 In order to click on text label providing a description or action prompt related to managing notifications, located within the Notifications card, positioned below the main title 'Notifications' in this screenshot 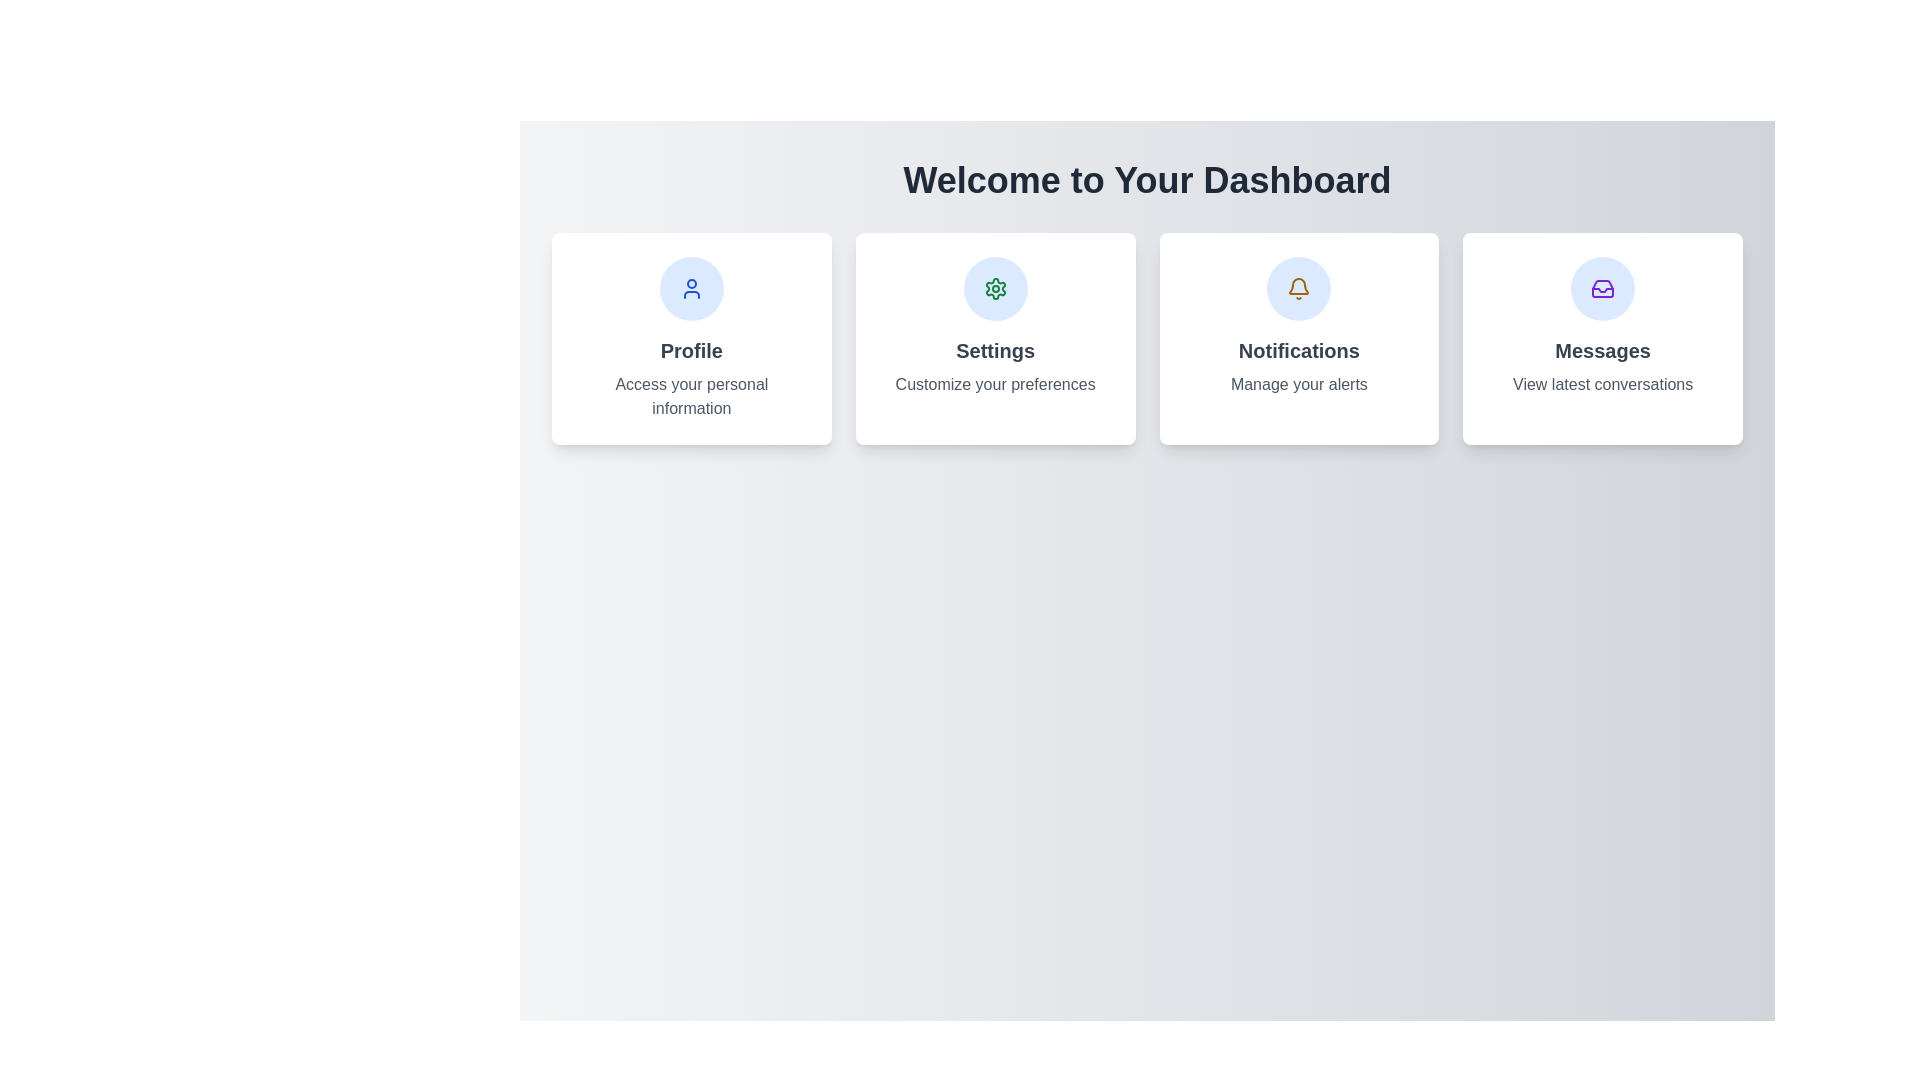, I will do `click(1299, 385)`.